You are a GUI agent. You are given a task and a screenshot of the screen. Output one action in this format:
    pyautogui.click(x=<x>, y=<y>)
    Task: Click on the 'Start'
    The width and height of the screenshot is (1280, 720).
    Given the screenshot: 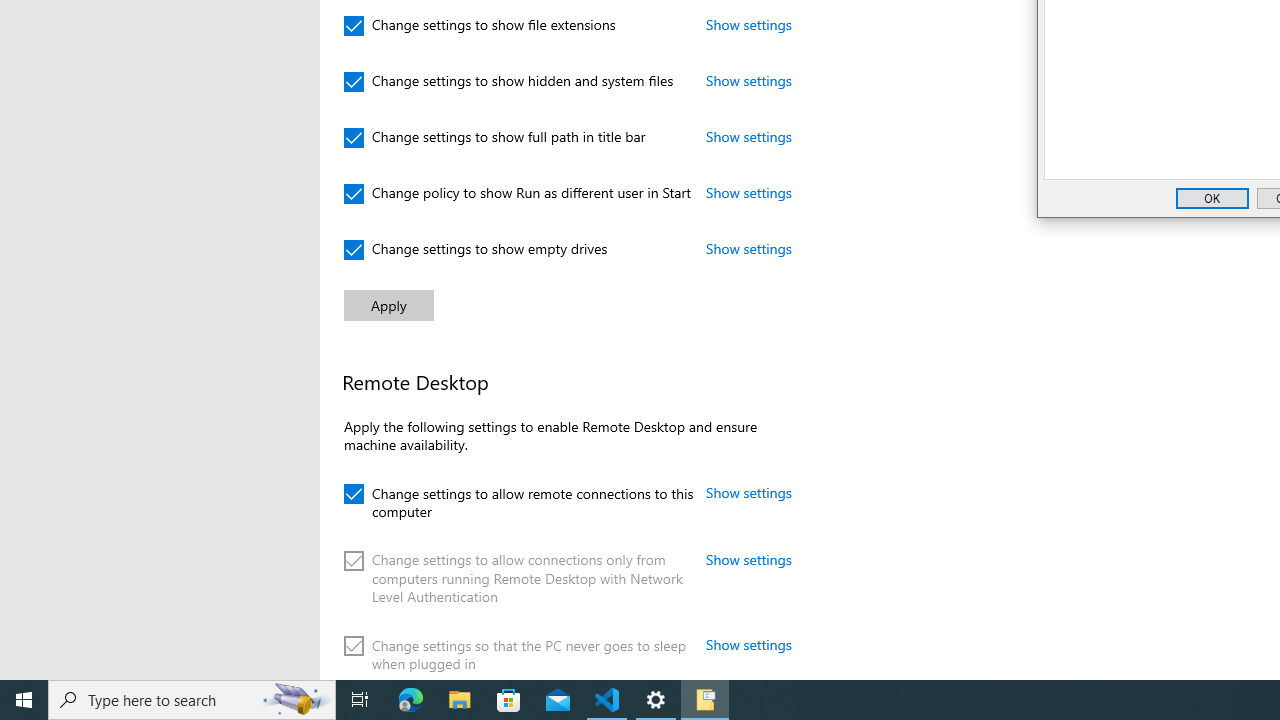 What is the action you would take?
    pyautogui.click(x=24, y=698)
    